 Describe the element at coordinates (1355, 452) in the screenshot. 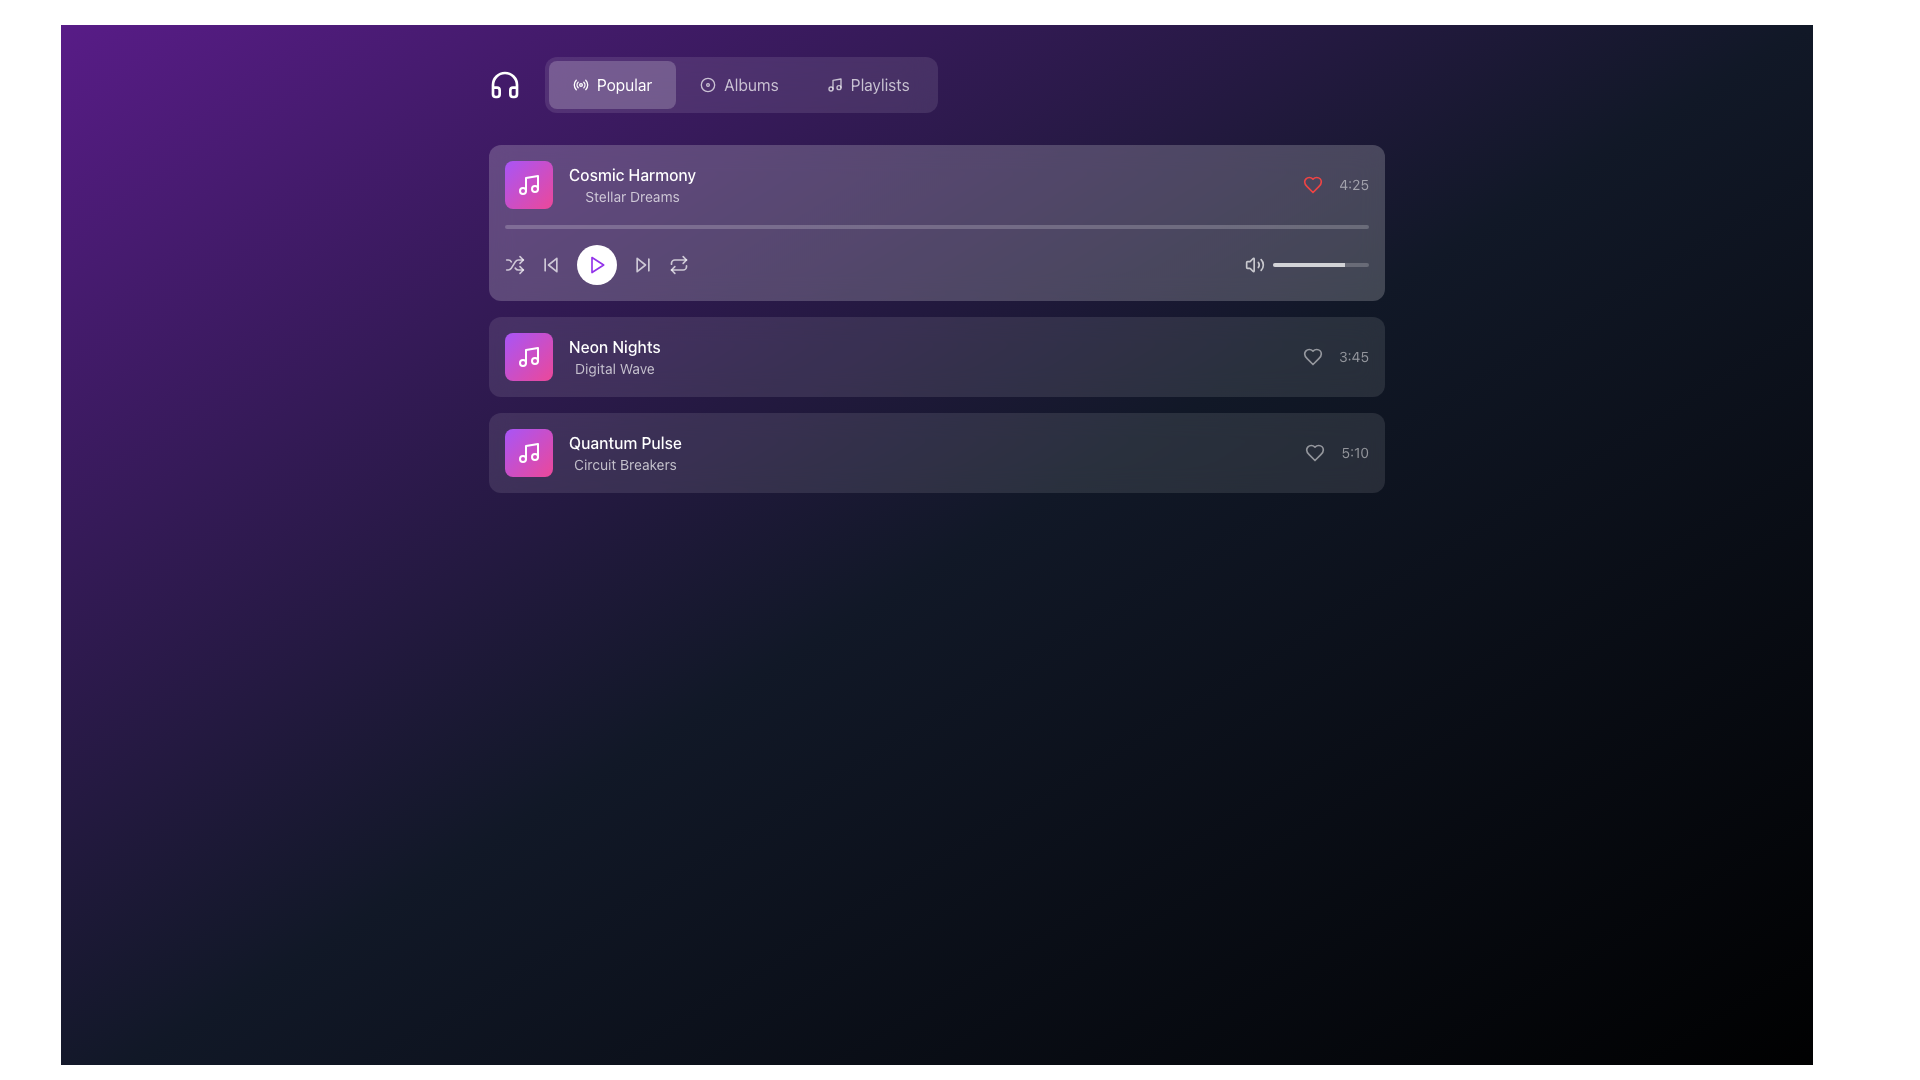

I see `the static text label displaying the duration '5:10' in light gray, located at the far right of the bottom list item` at that location.